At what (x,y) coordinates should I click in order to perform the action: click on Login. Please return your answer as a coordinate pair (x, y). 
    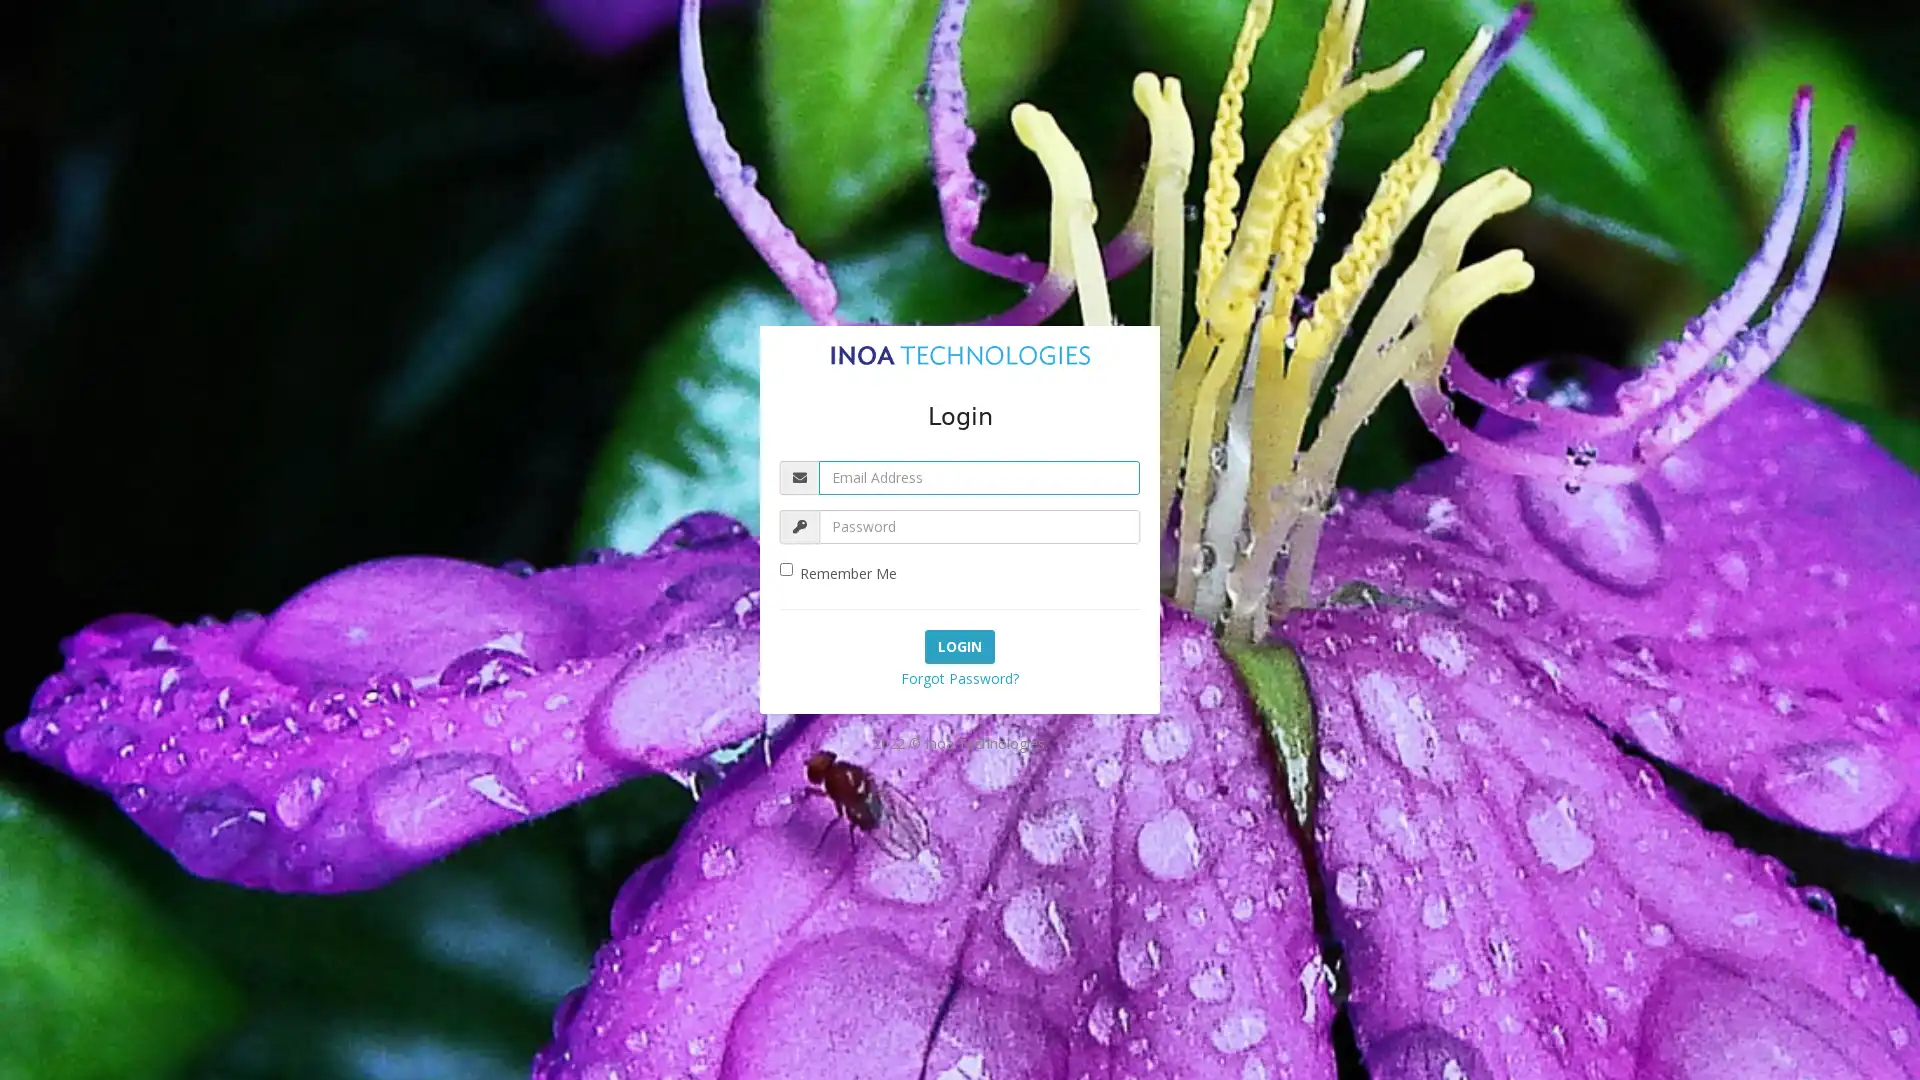
    Looking at the image, I should click on (960, 645).